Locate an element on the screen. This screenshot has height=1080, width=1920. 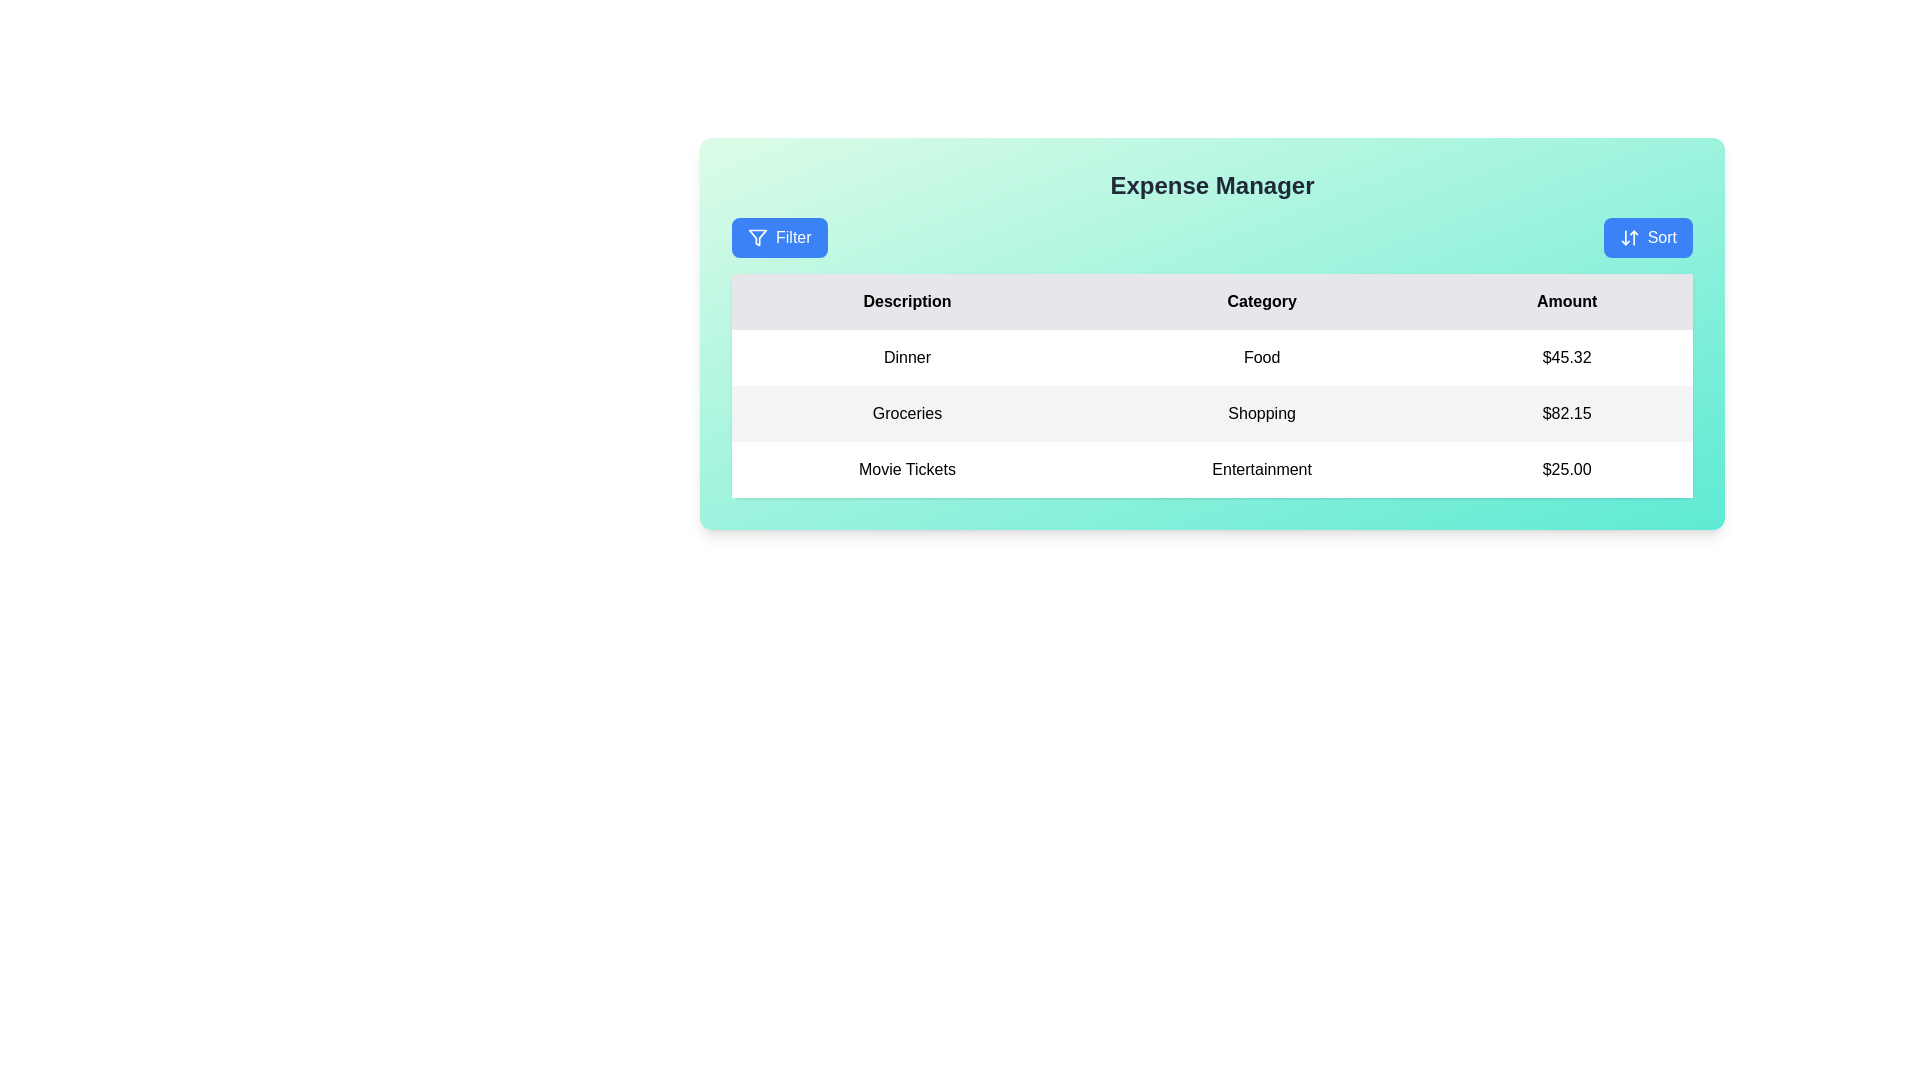
the 'Entertainment' text label located in the 'Category' column and corresponding to the 'Movie Tickets' row in the table is located at coordinates (1261, 470).